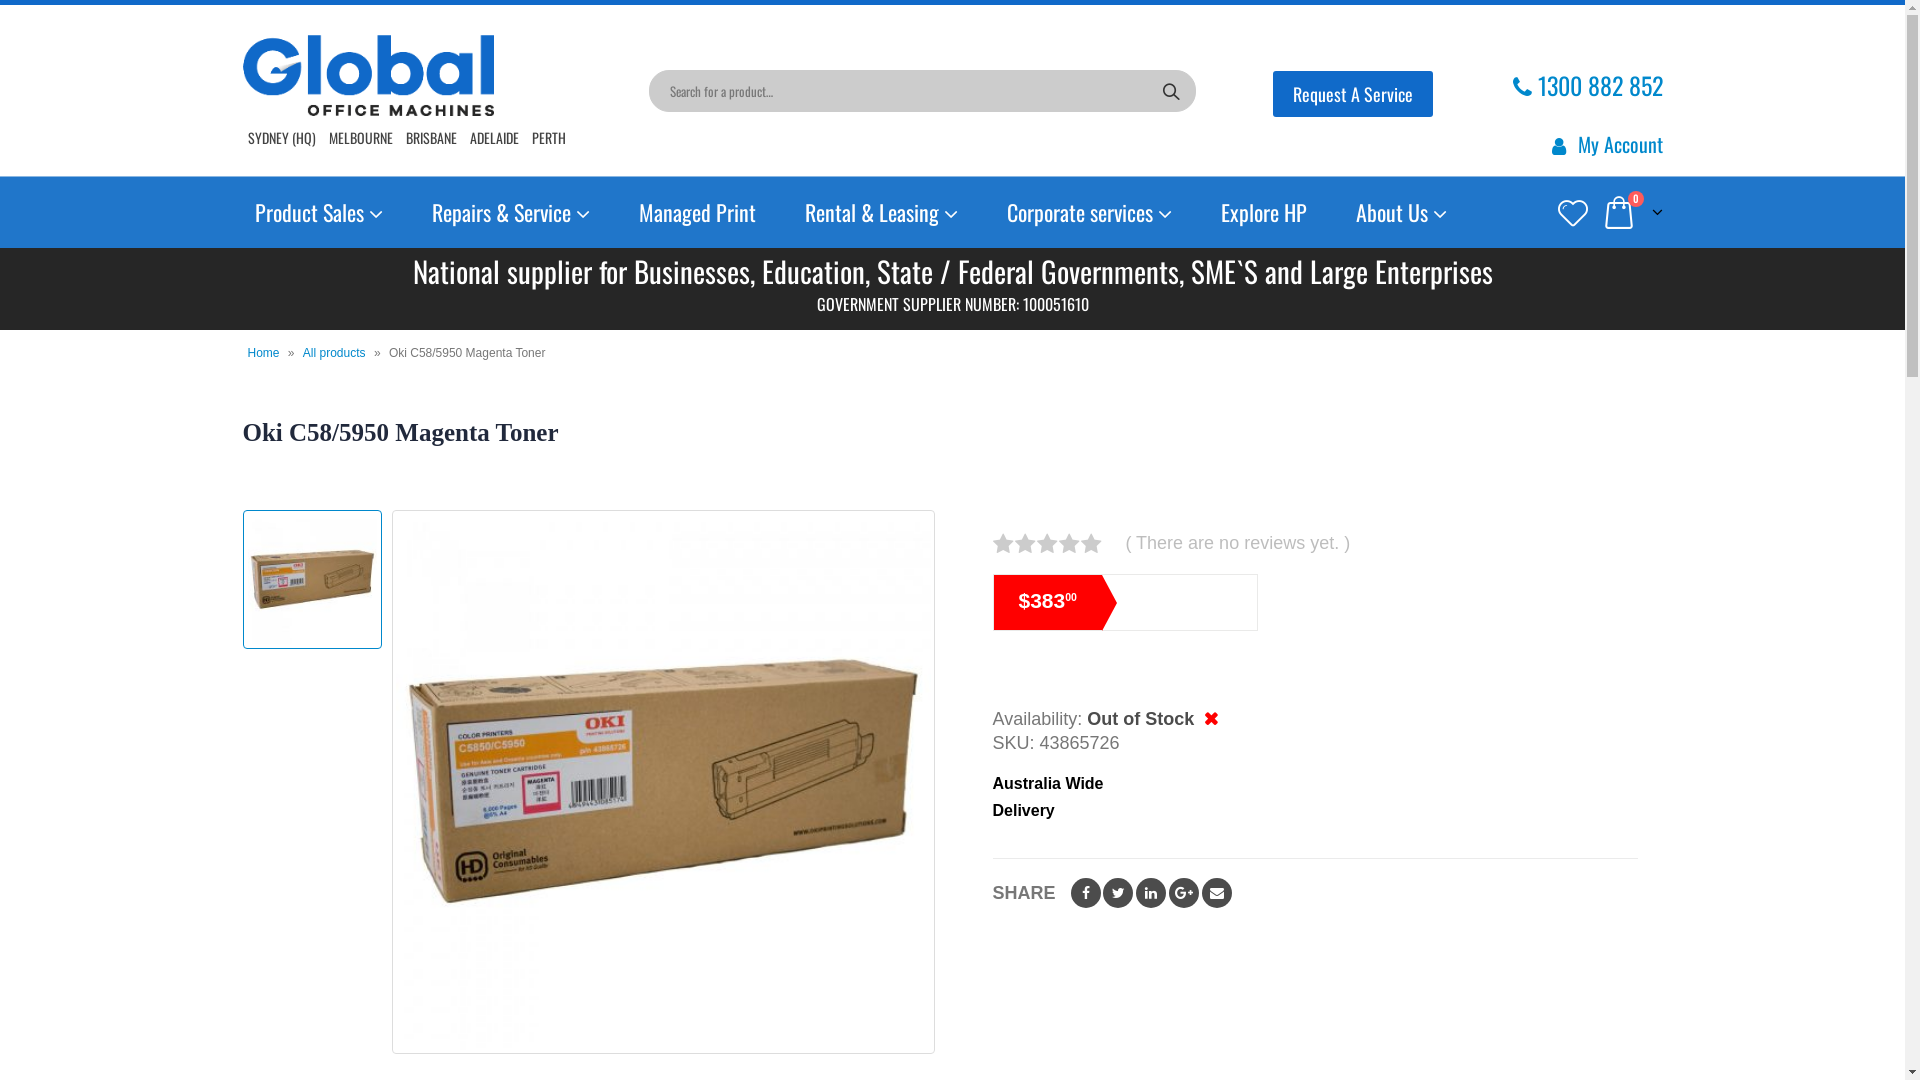  What do you see at coordinates (1400, 212) in the screenshot?
I see `'About Us'` at bounding box center [1400, 212].